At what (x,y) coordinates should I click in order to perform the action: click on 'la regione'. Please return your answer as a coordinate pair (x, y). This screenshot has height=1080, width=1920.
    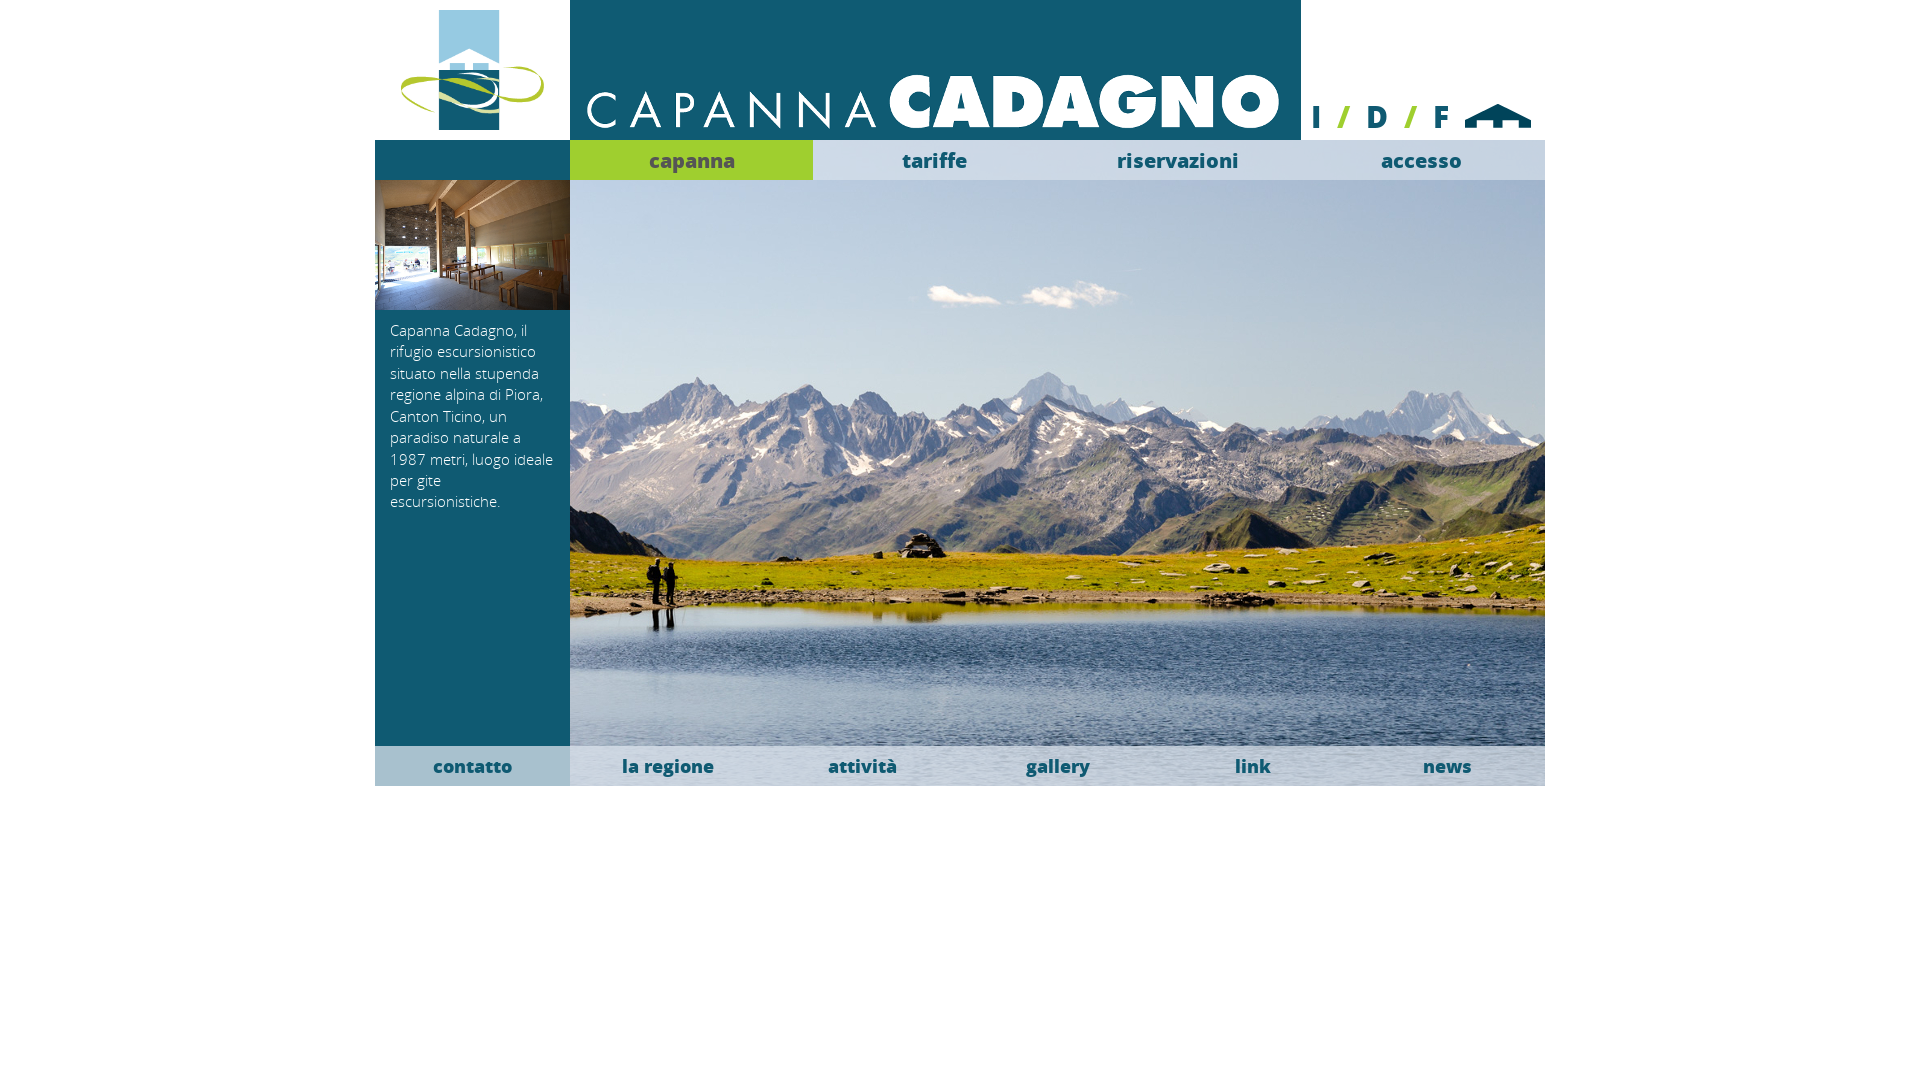
    Looking at the image, I should click on (667, 765).